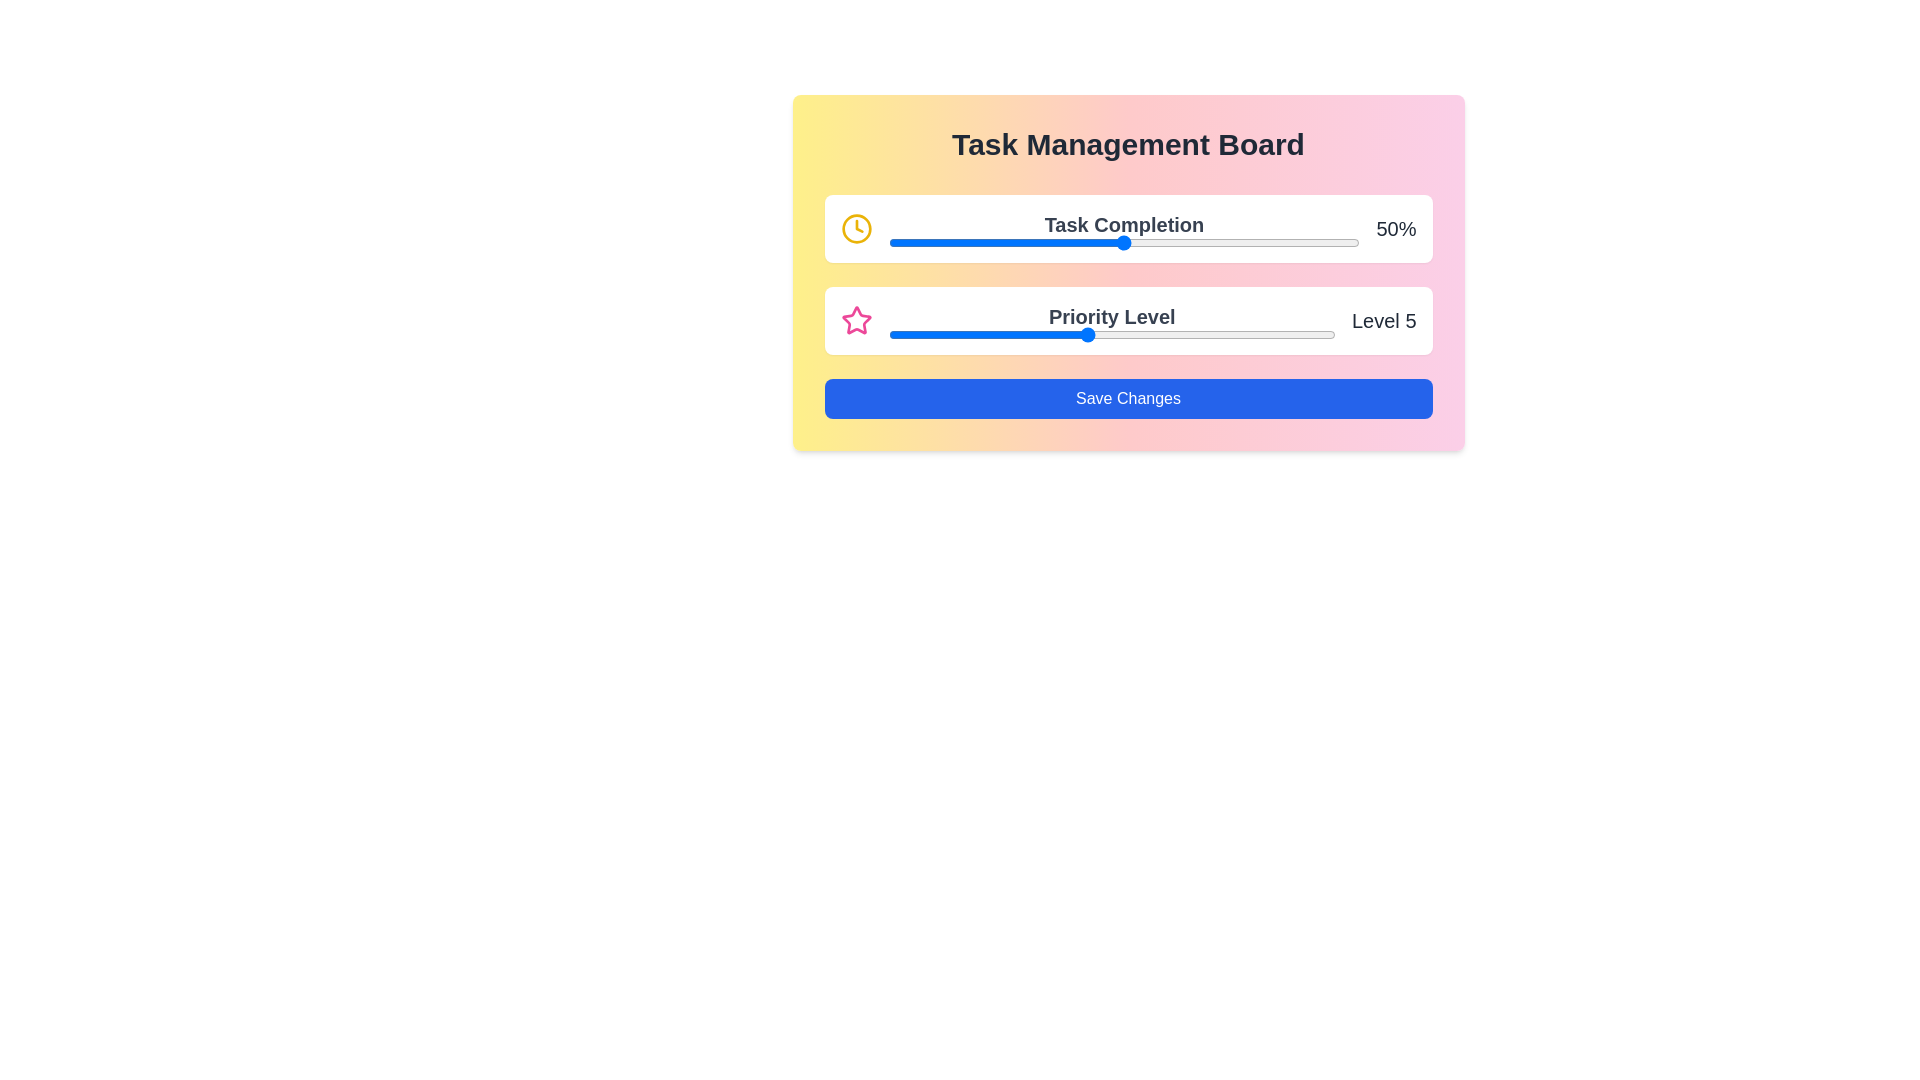  Describe the element at coordinates (1322, 242) in the screenshot. I see `task completion percentage` at that location.